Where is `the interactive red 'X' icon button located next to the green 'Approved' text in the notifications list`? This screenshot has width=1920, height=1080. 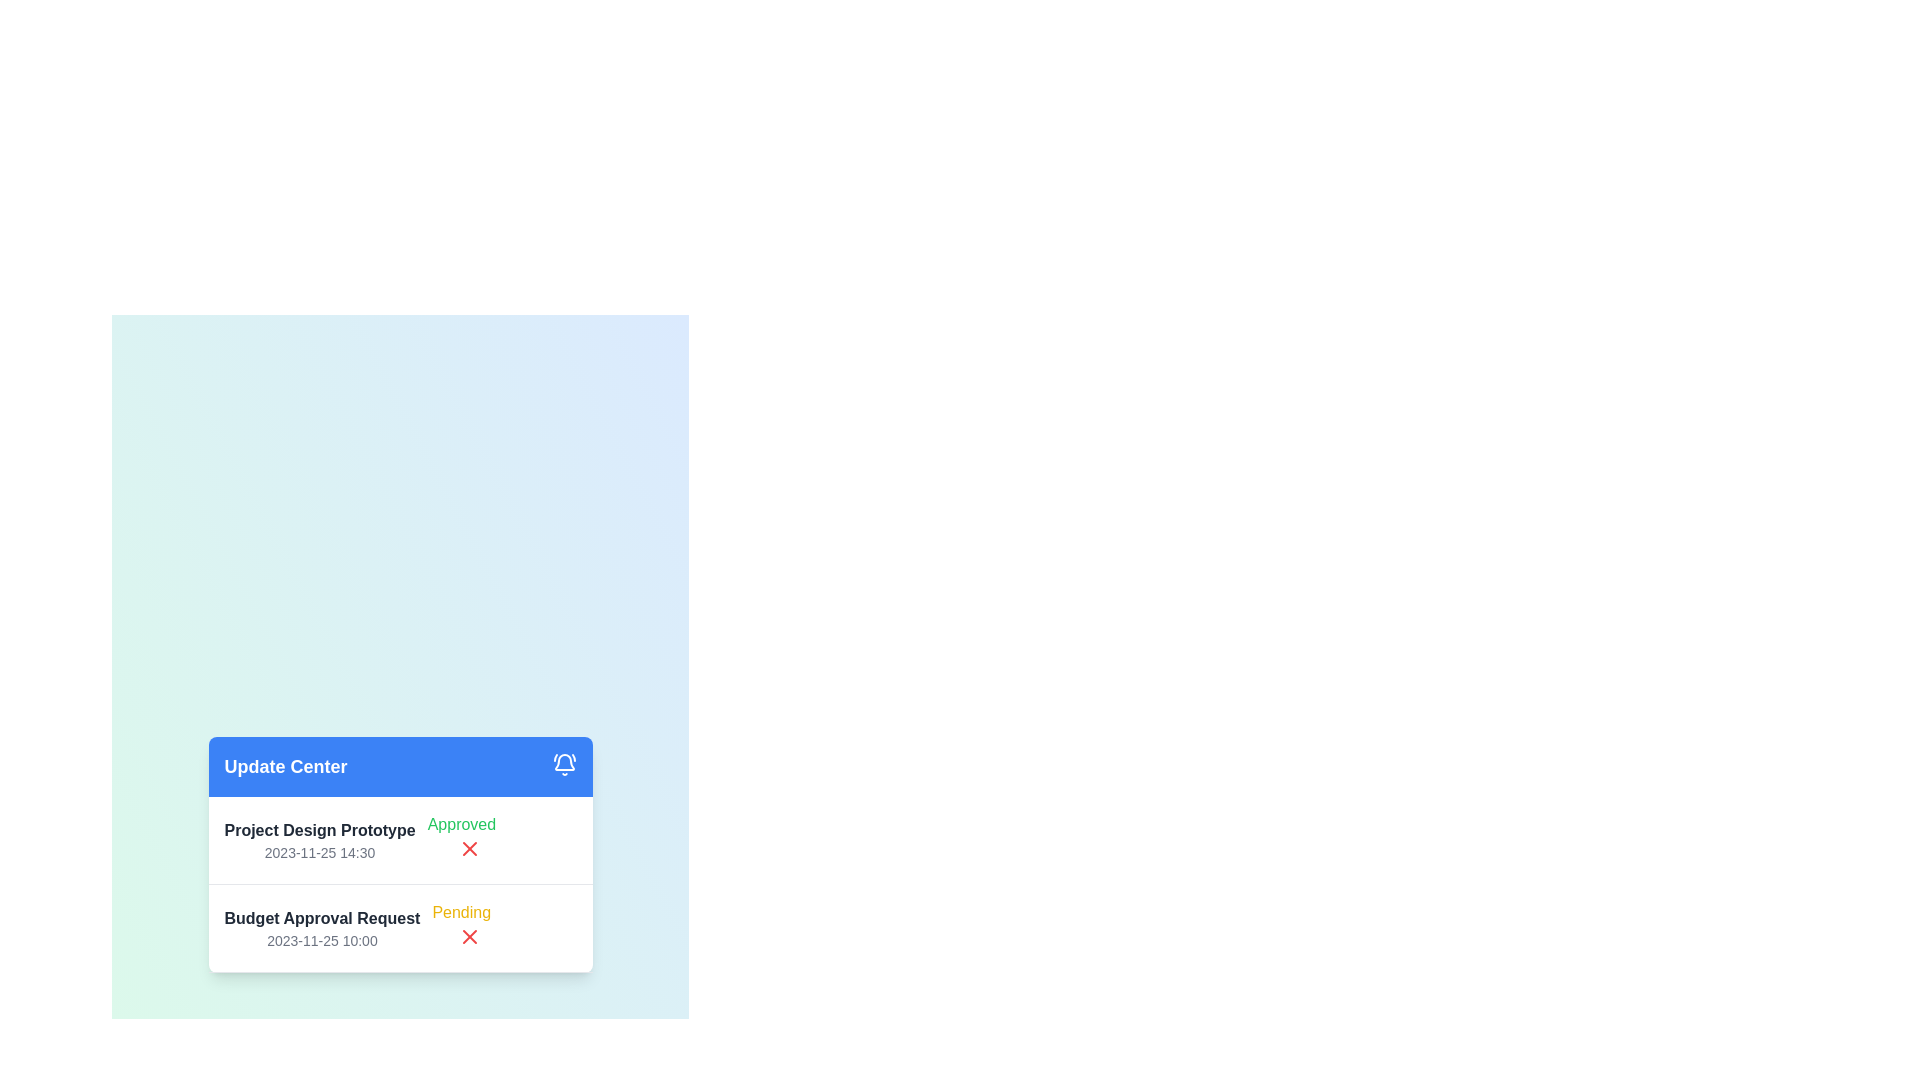 the interactive red 'X' icon button located next to the green 'Approved' text in the notifications list is located at coordinates (468, 848).